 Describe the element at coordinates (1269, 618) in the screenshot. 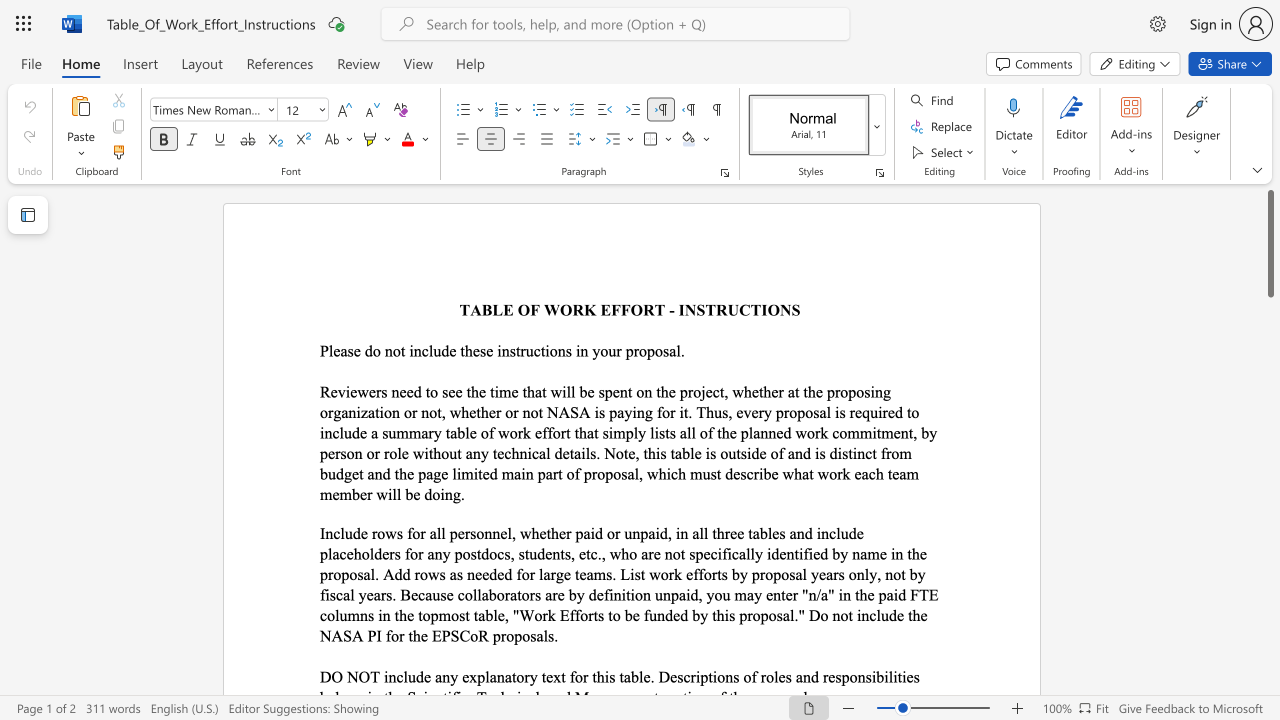

I see `the scrollbar to scroll downward` at that location.